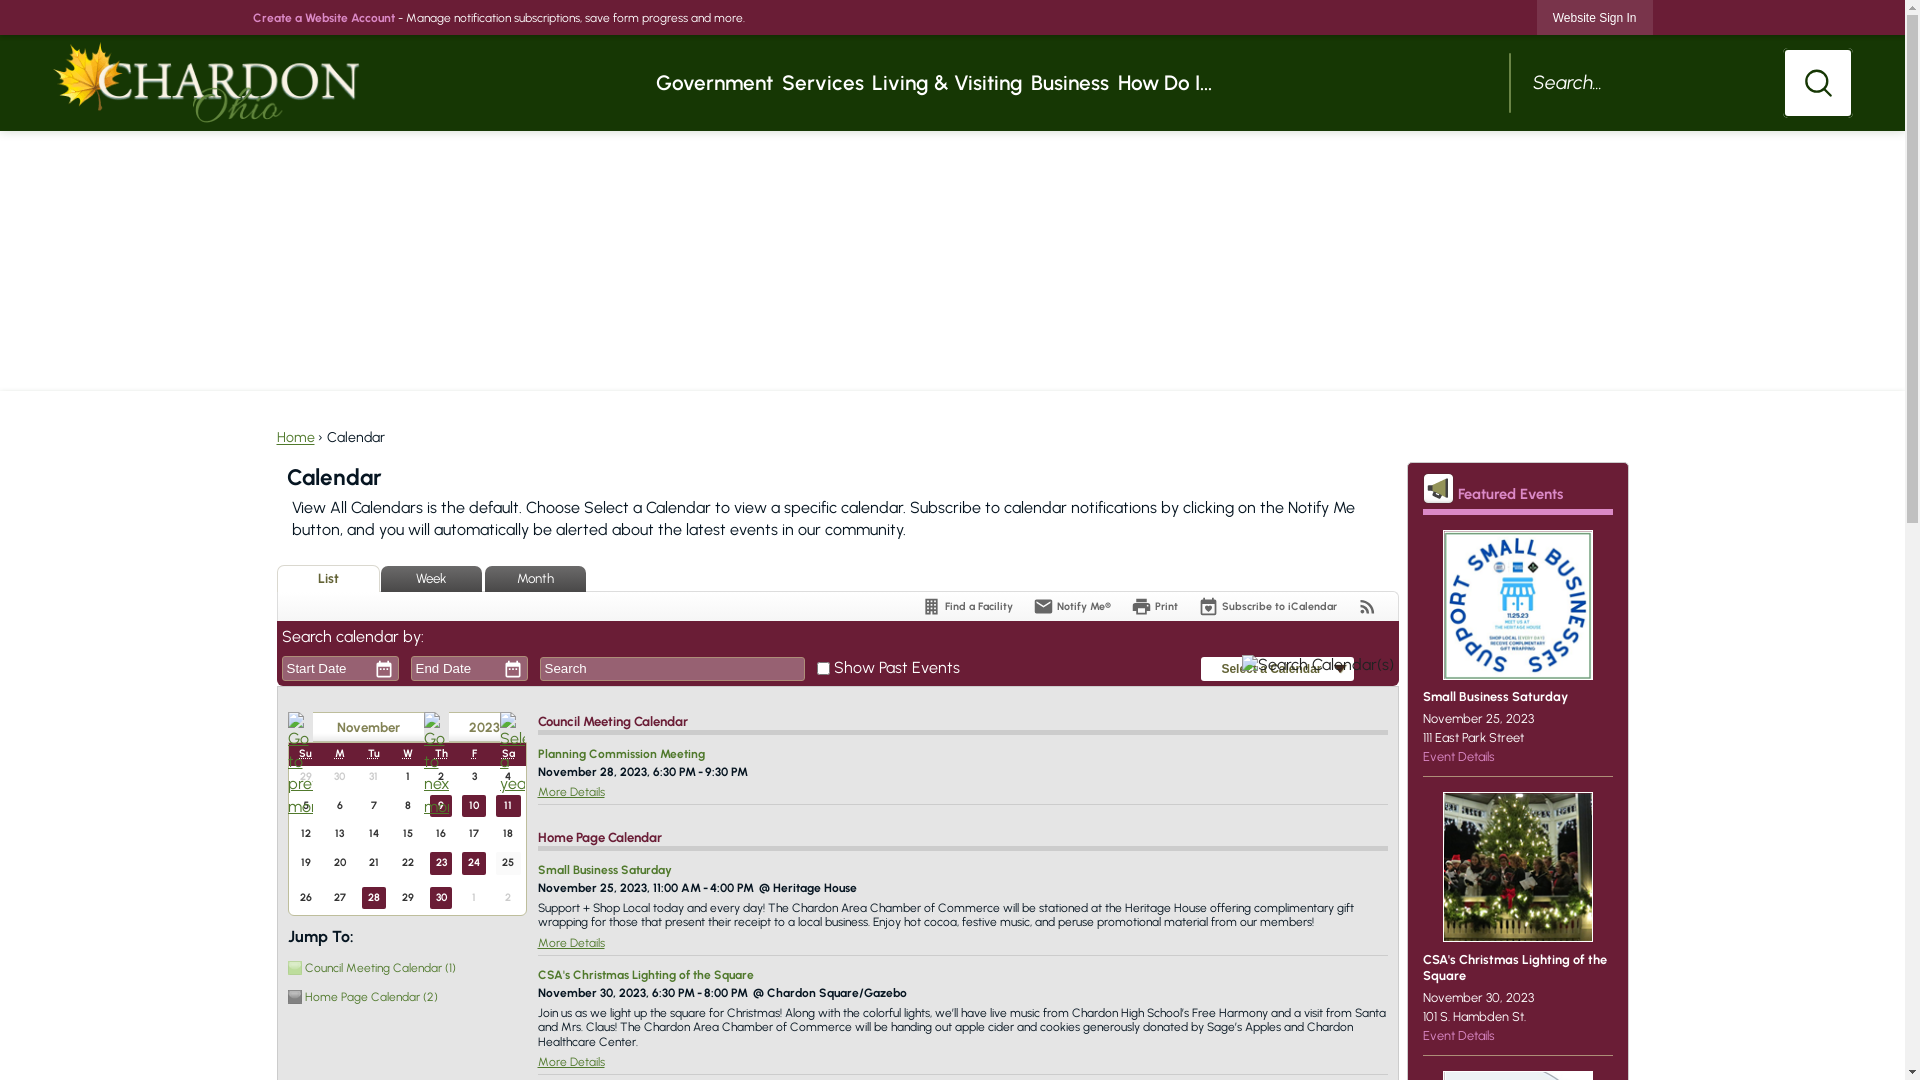 The height and width of the screenshot is (1080, 1920). I want to click on '30', so click(440, 897).